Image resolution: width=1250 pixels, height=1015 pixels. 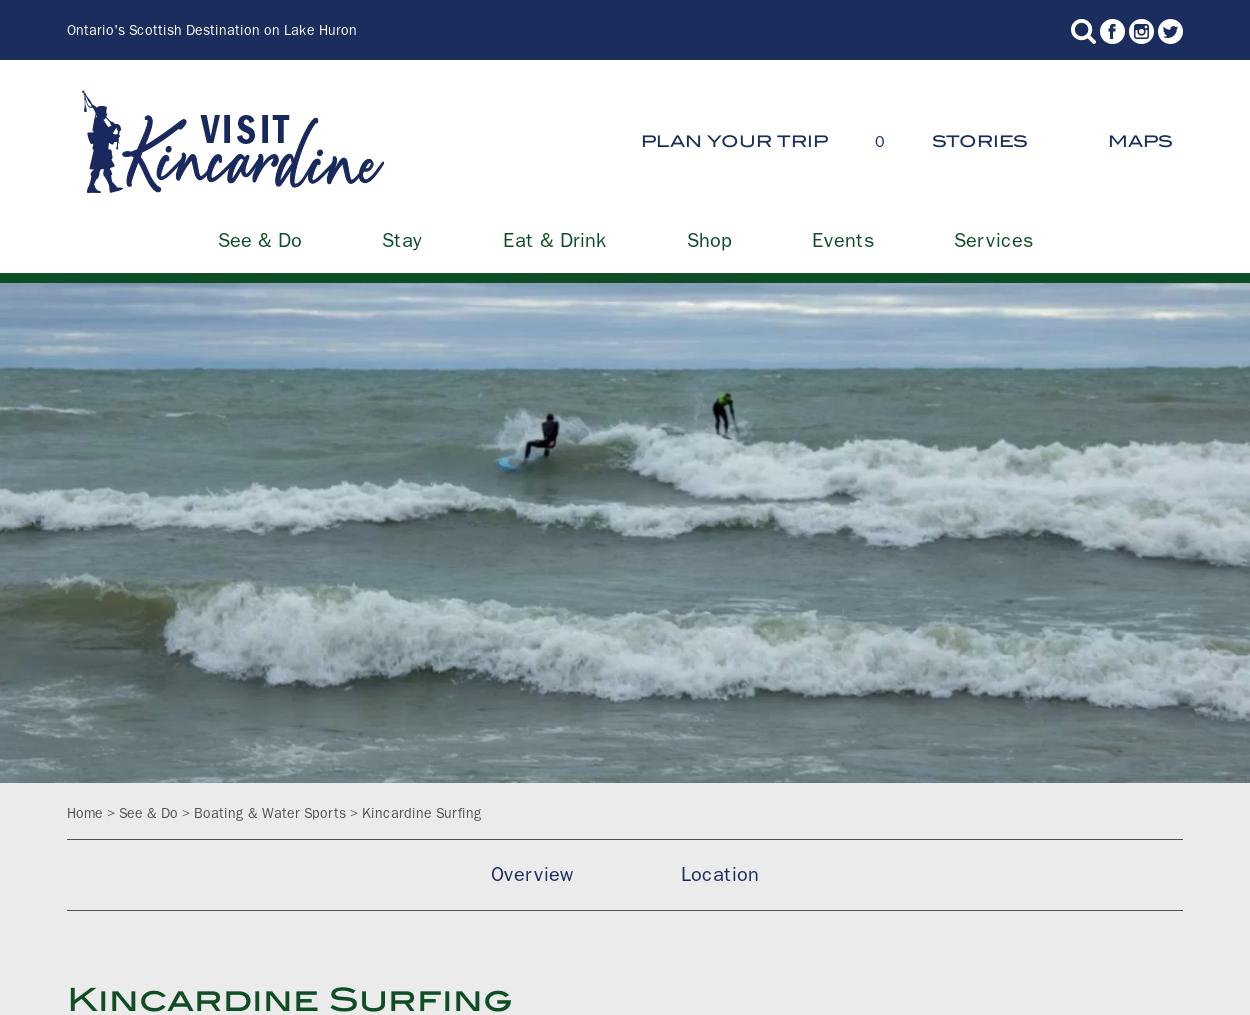 What do you see at coordinates (171, 722) in the screenshot?
I see `'Services'` at bounding box center [171, 722].